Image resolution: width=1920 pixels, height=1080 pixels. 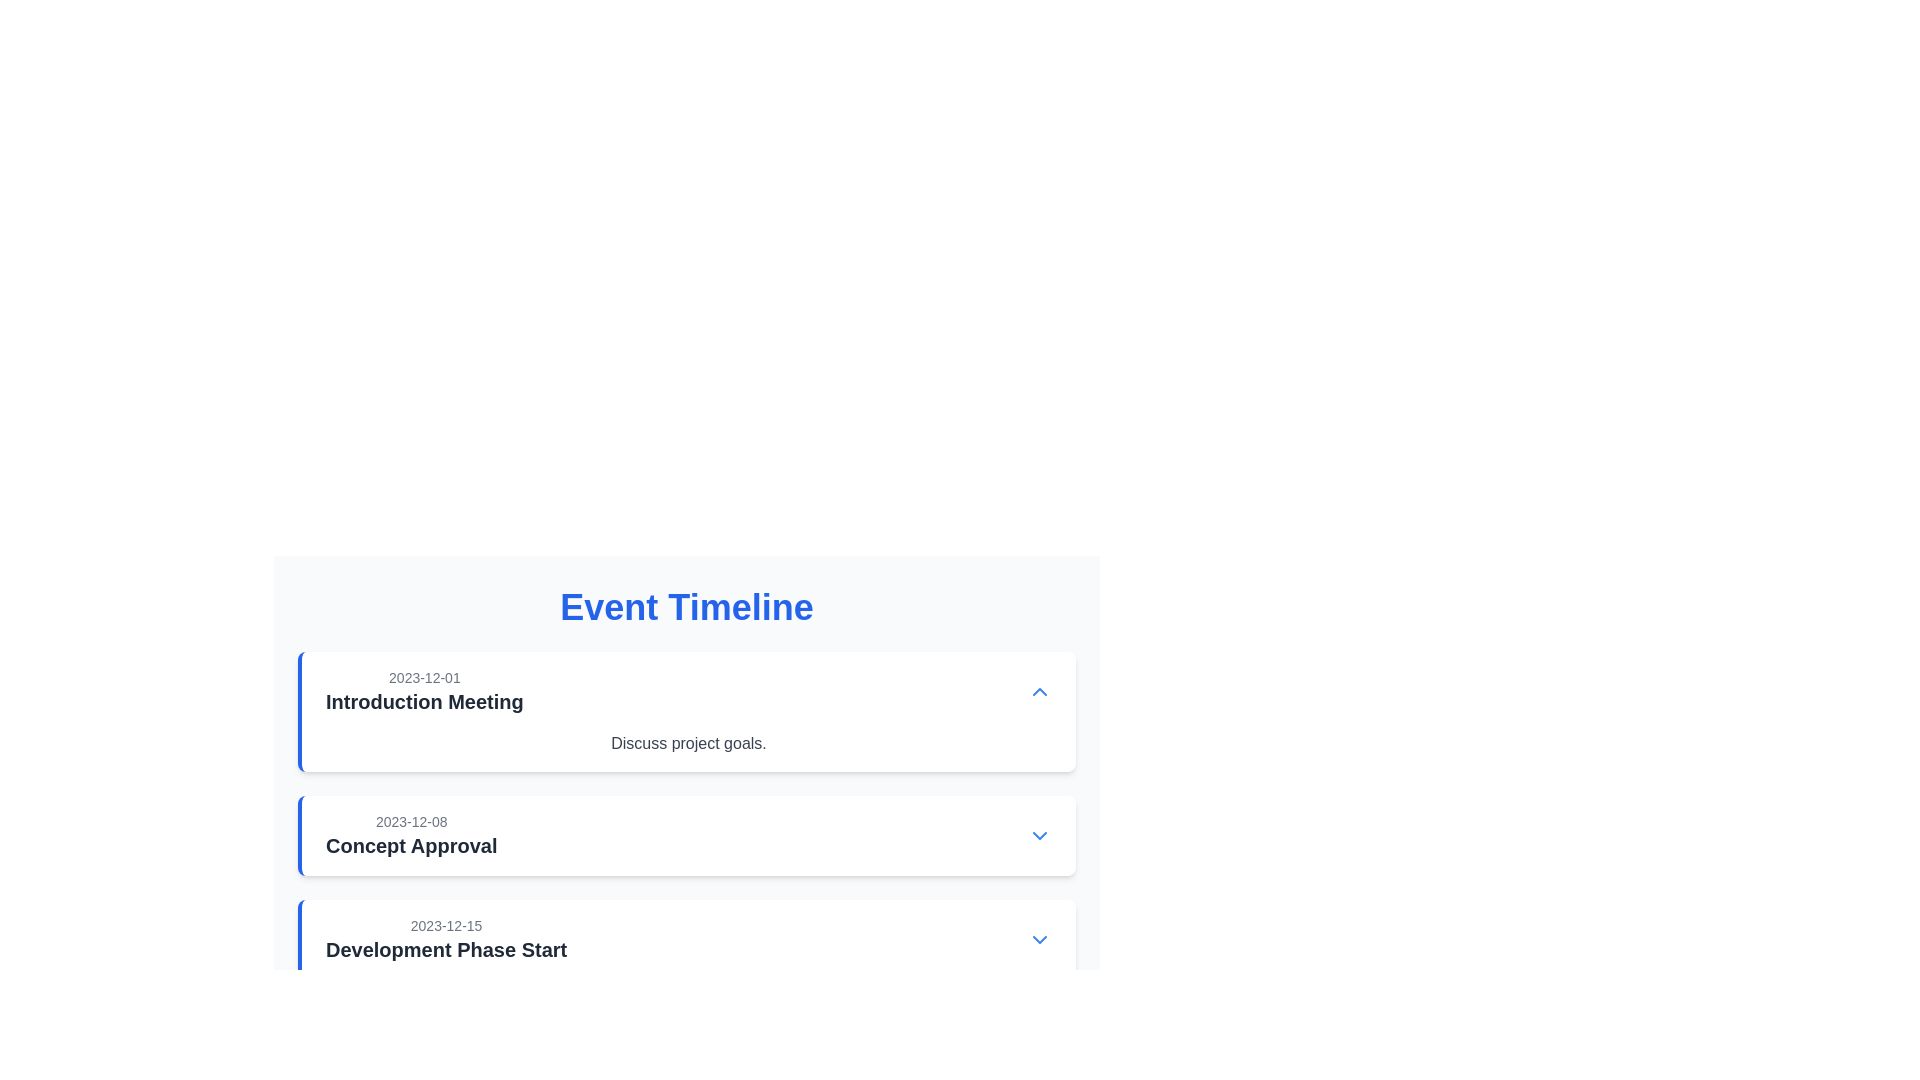 I want to click on the text label displaying 'Discuss project goals.' which is located below 'Introduction Meeting' and '2023-12-01', so click(x=689, y=744).